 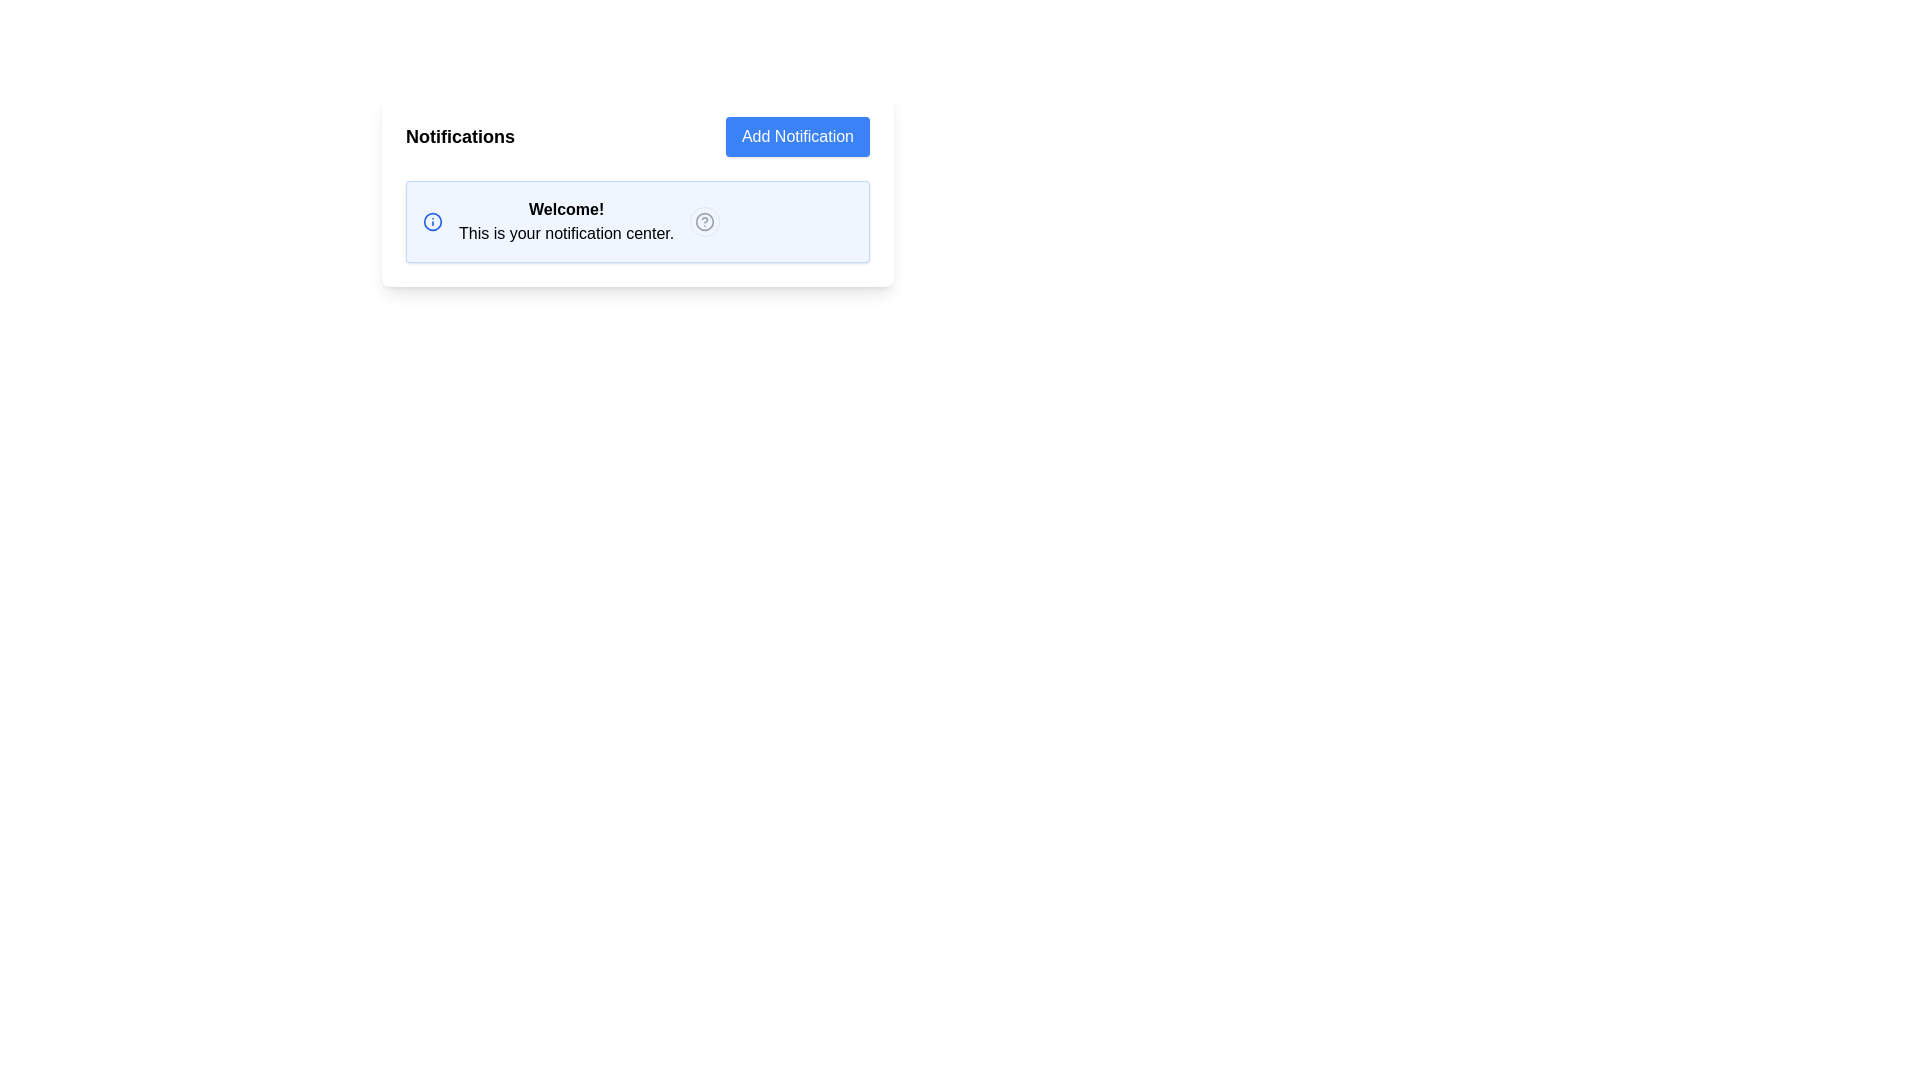 What do you see at coordinates (796, 136) in the screenshot?
I see `the rectangular button with a blue background and white text that says 'Add Notification'` at bounding box center [796, 136].